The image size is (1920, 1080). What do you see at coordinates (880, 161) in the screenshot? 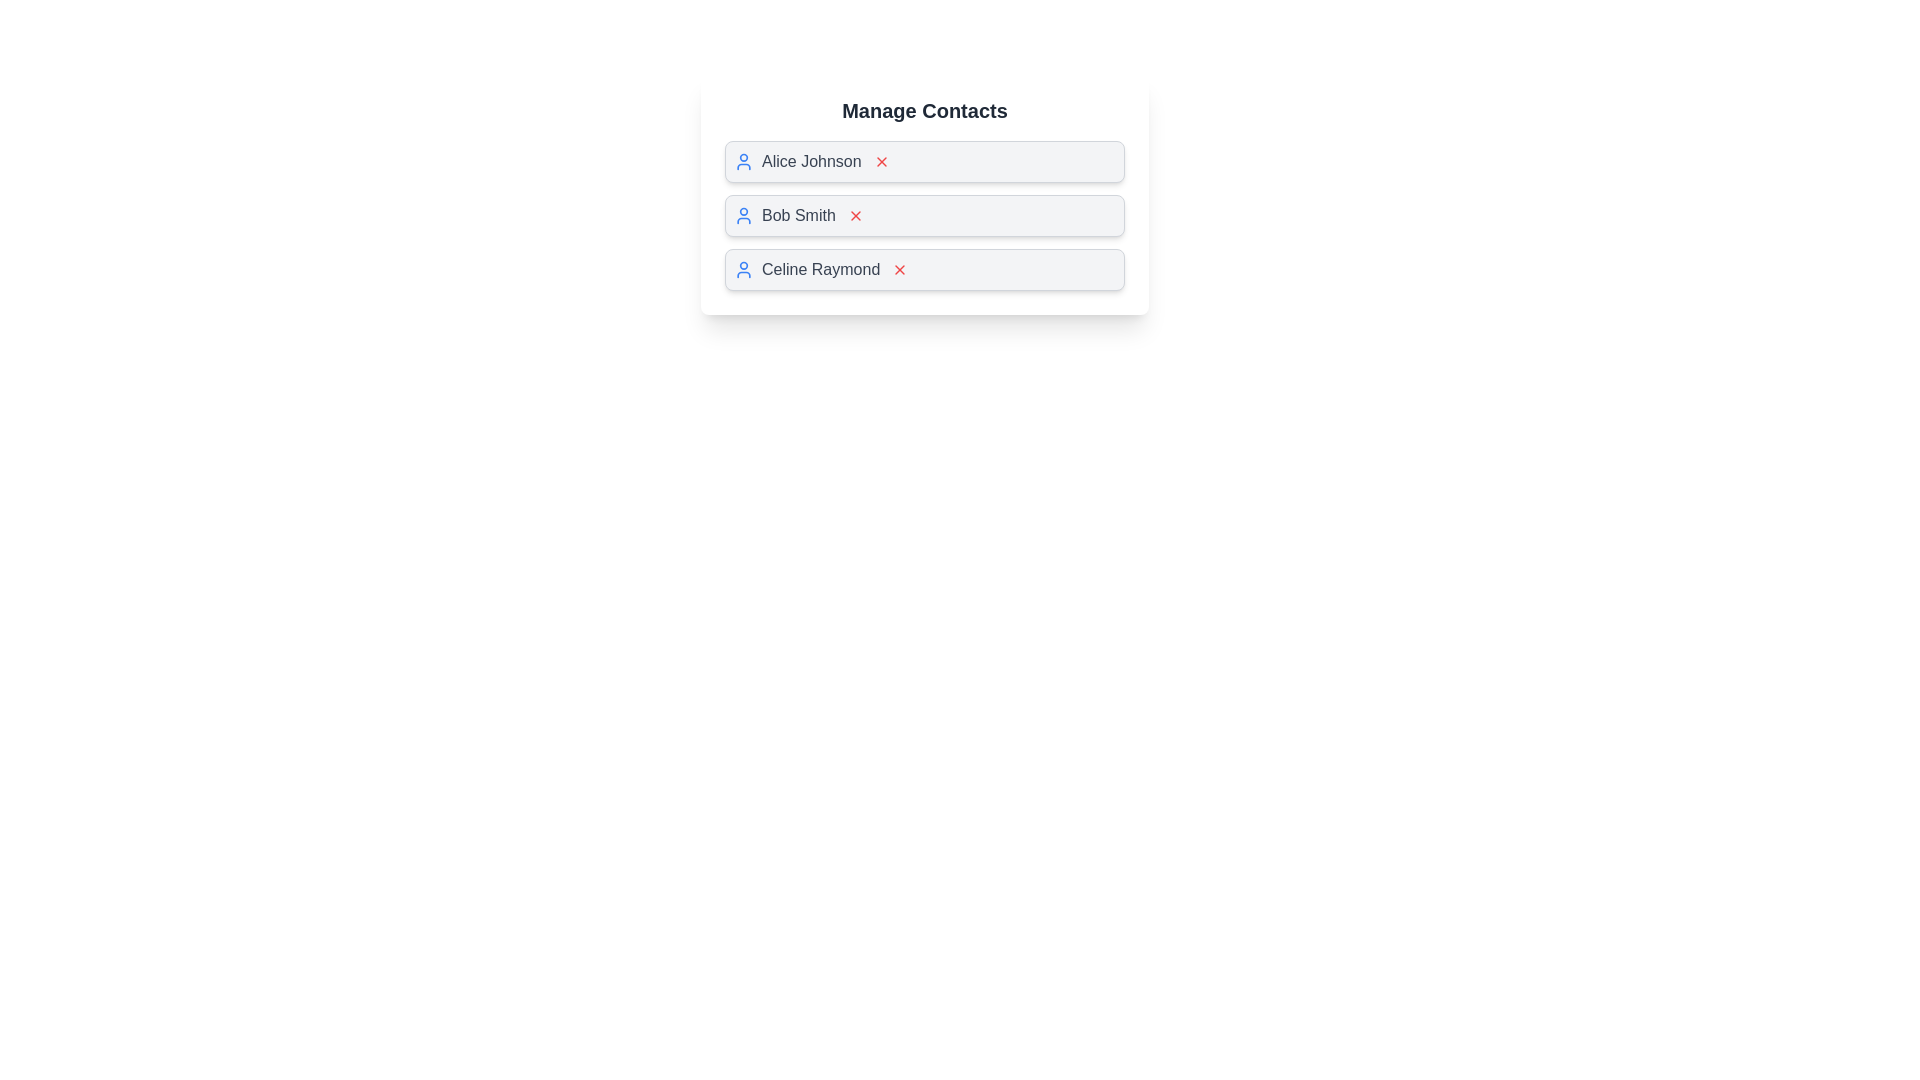
I see `remove button for the contact named Alice Johnson` at bounding box center [880, 161].